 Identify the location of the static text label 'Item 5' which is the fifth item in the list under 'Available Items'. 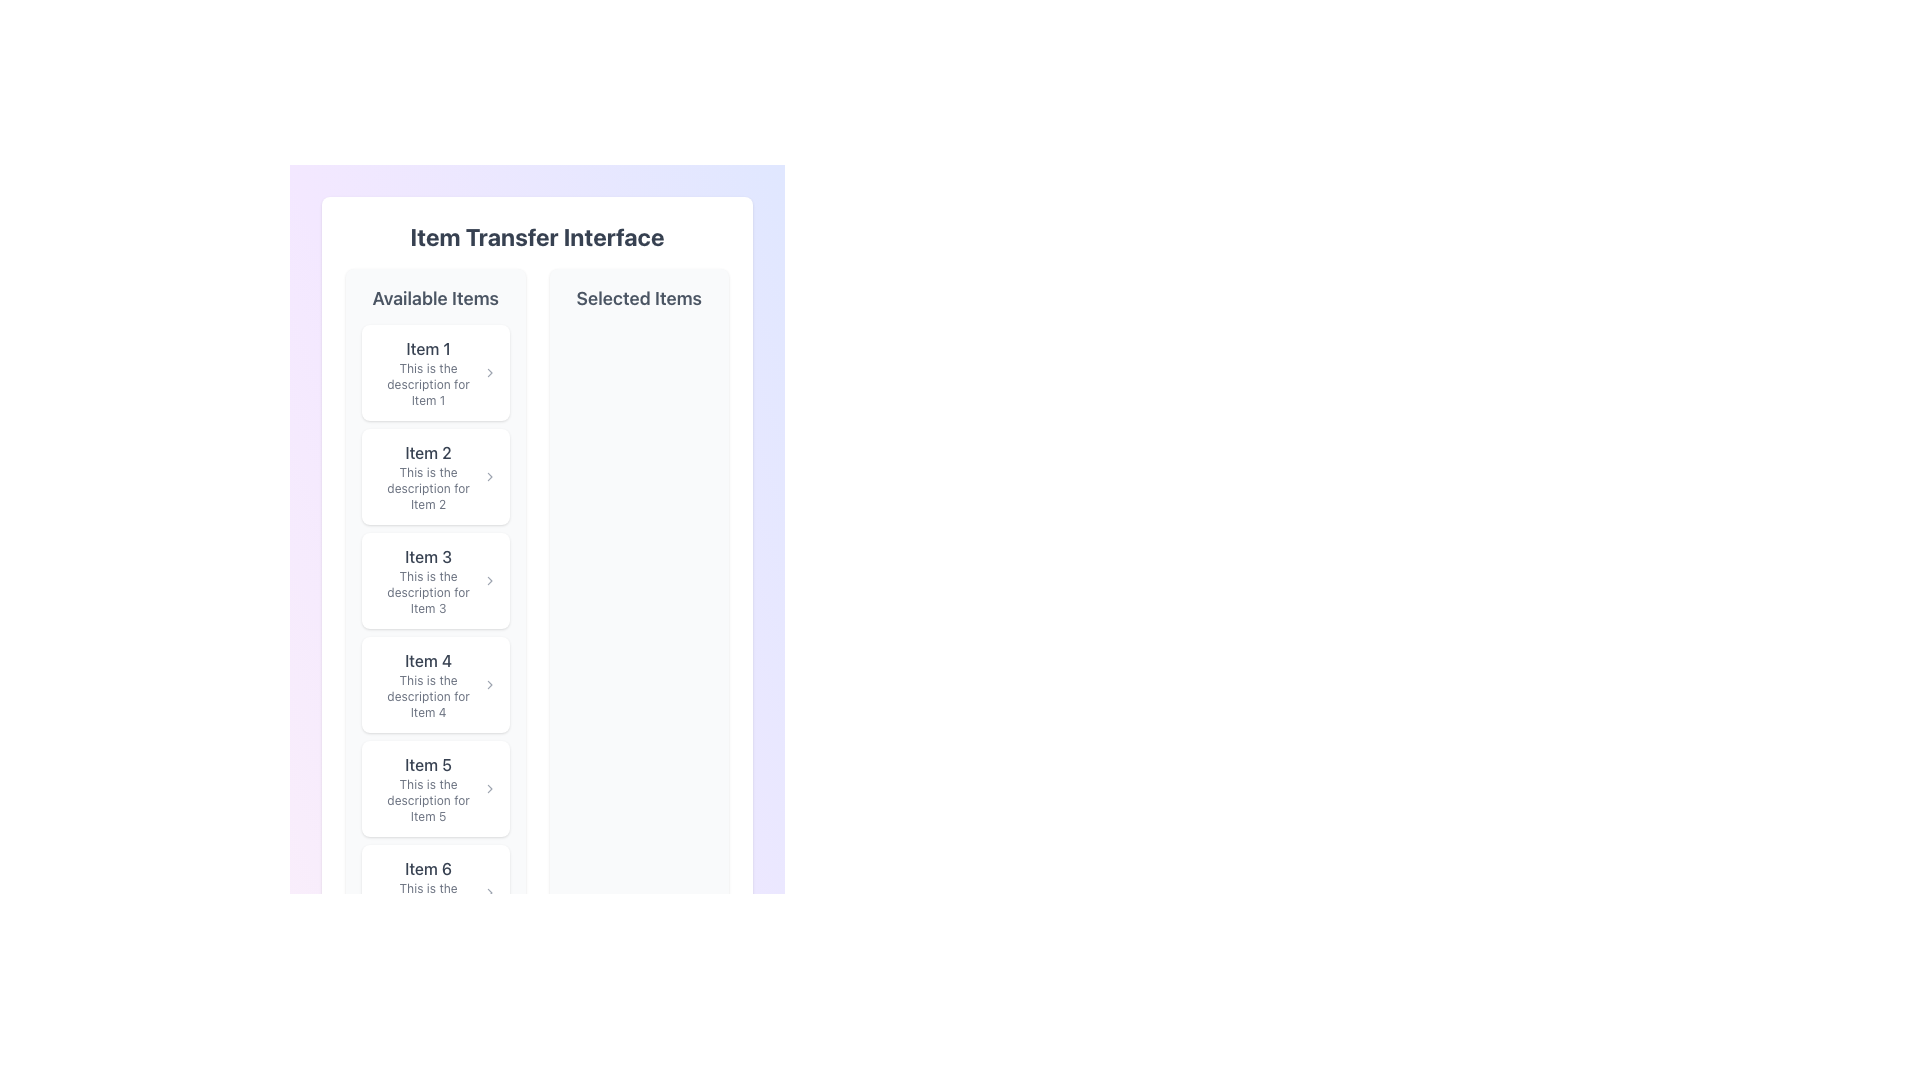
(427, 764).